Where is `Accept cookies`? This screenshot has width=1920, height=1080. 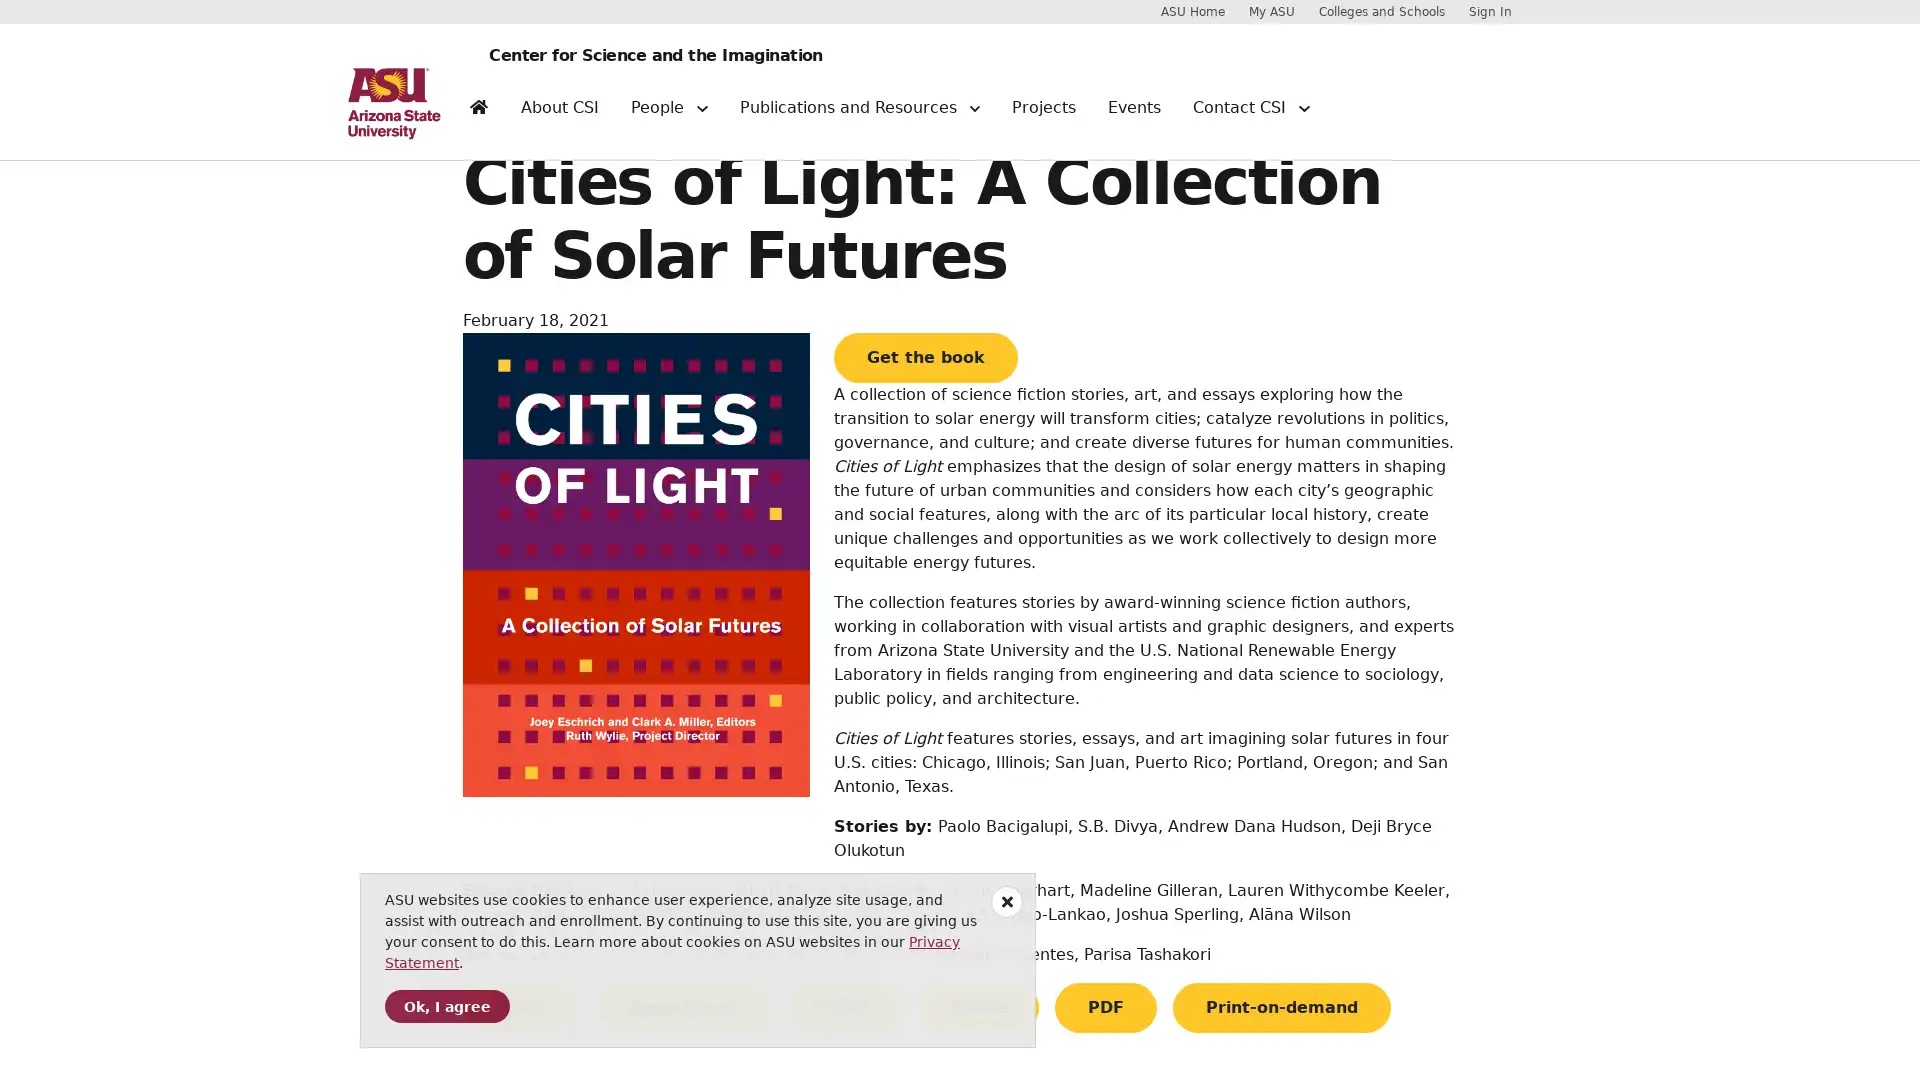
Accept cookies is located at coordinates (446, 1006).